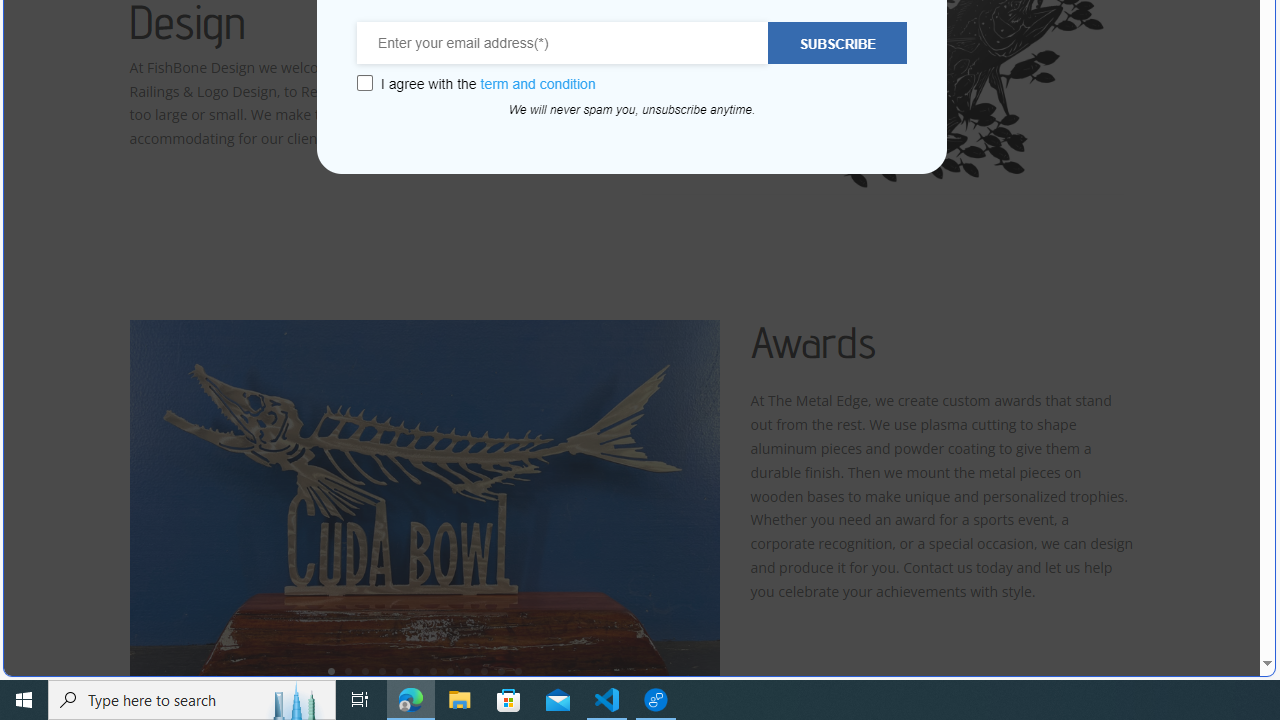  Describe the element at coordinates (562, 43) in the screenshot. I see `'Enter your email address(*)'` at that location.